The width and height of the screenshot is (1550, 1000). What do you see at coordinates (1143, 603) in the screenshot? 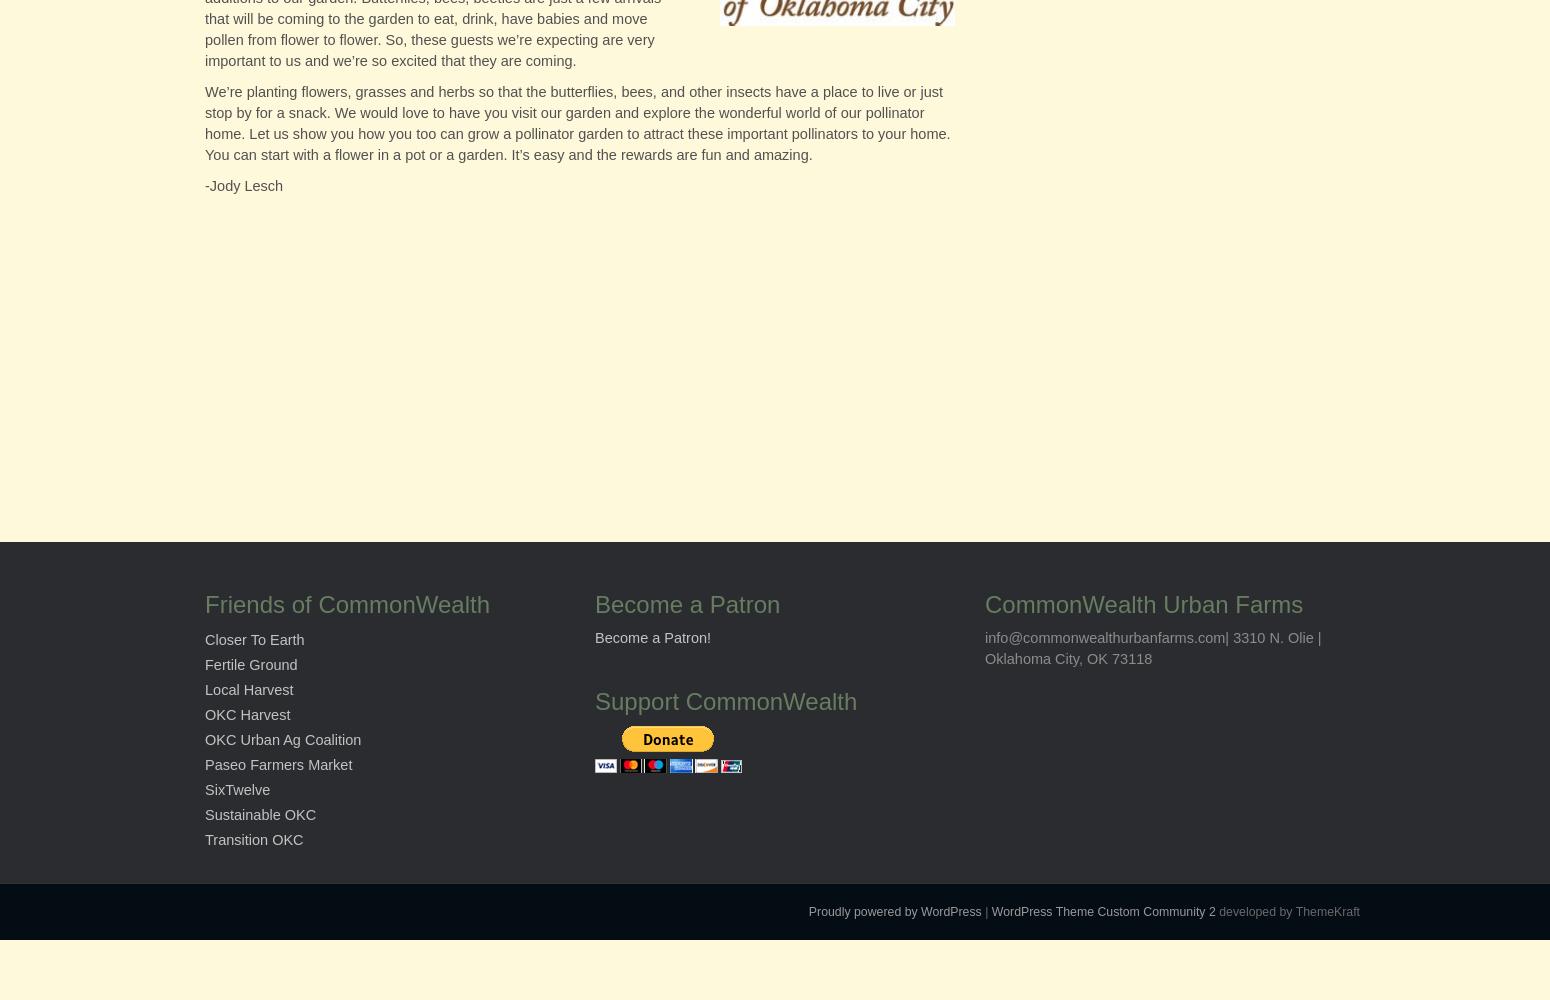
I see `'CommonWealth Urban Farms'` at bounding box center [1143, 603].